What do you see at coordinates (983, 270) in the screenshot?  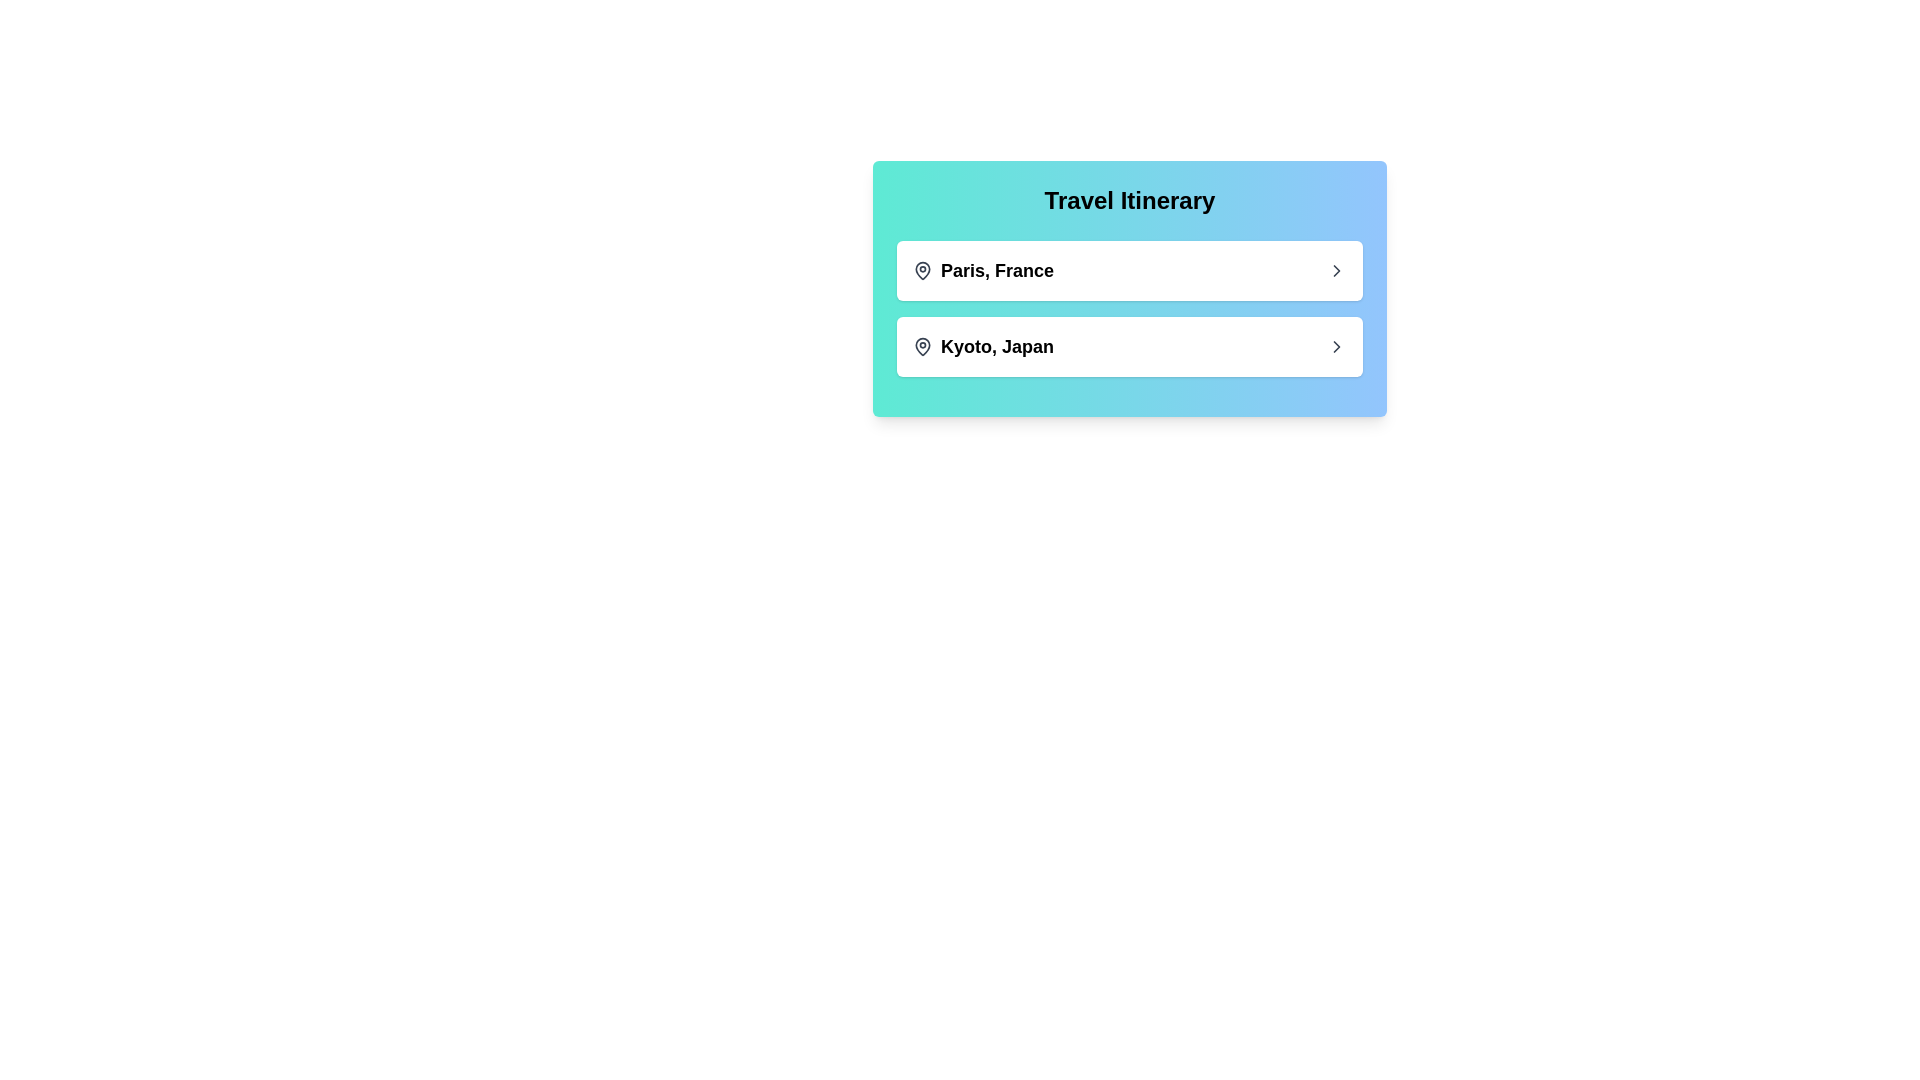 I see `the first location entry in the travel itinerary, which is above 'Kyoto, Japan'` at bounding box center [983, 270].